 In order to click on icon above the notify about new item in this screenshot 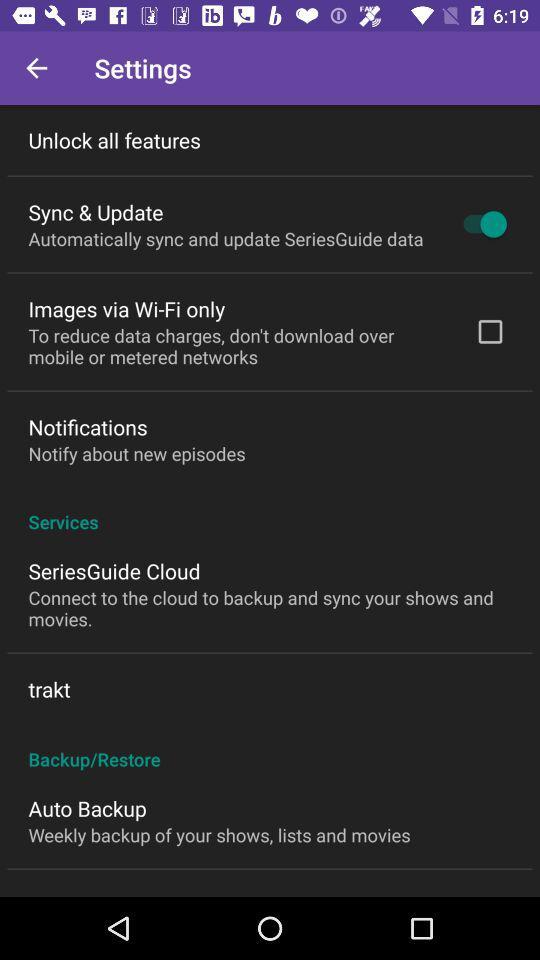, I will do `click(87, 427)`.